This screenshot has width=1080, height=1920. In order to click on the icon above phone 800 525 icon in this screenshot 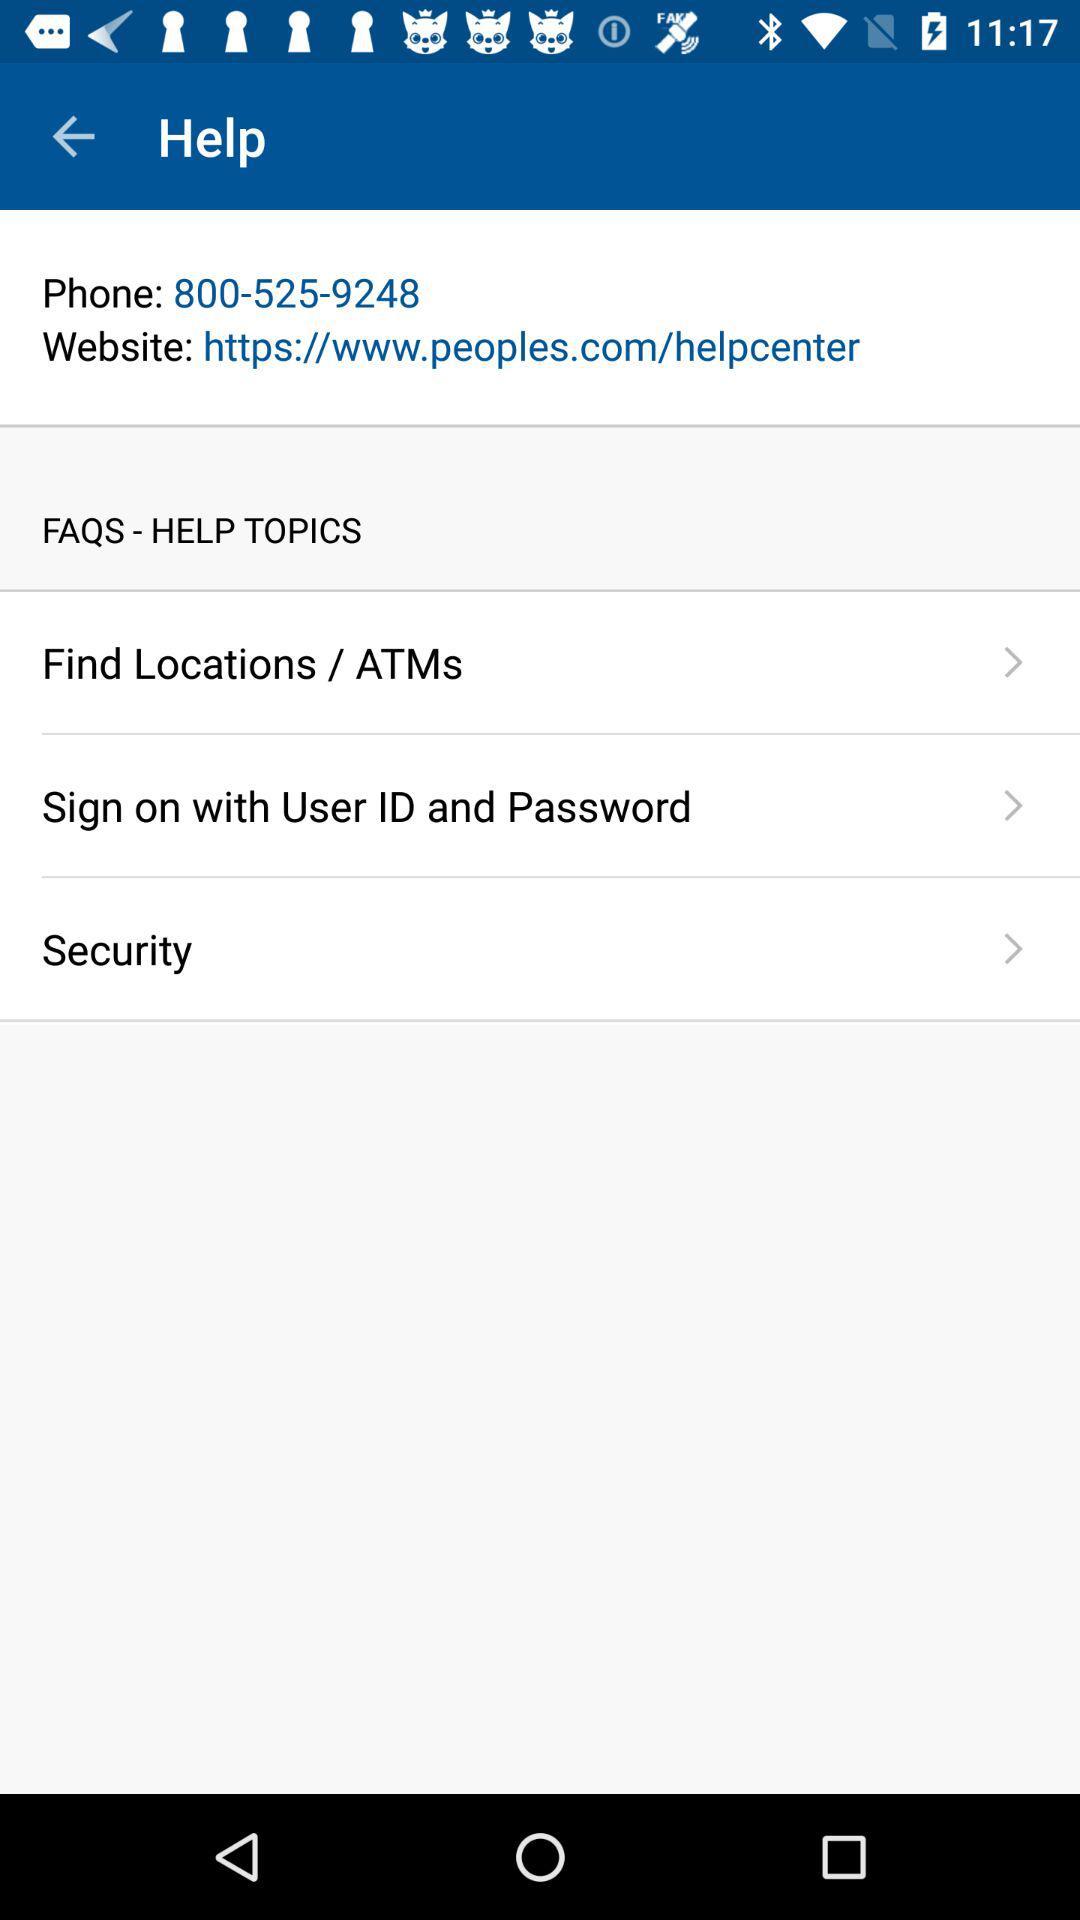, I will do `click(540, 263)`.